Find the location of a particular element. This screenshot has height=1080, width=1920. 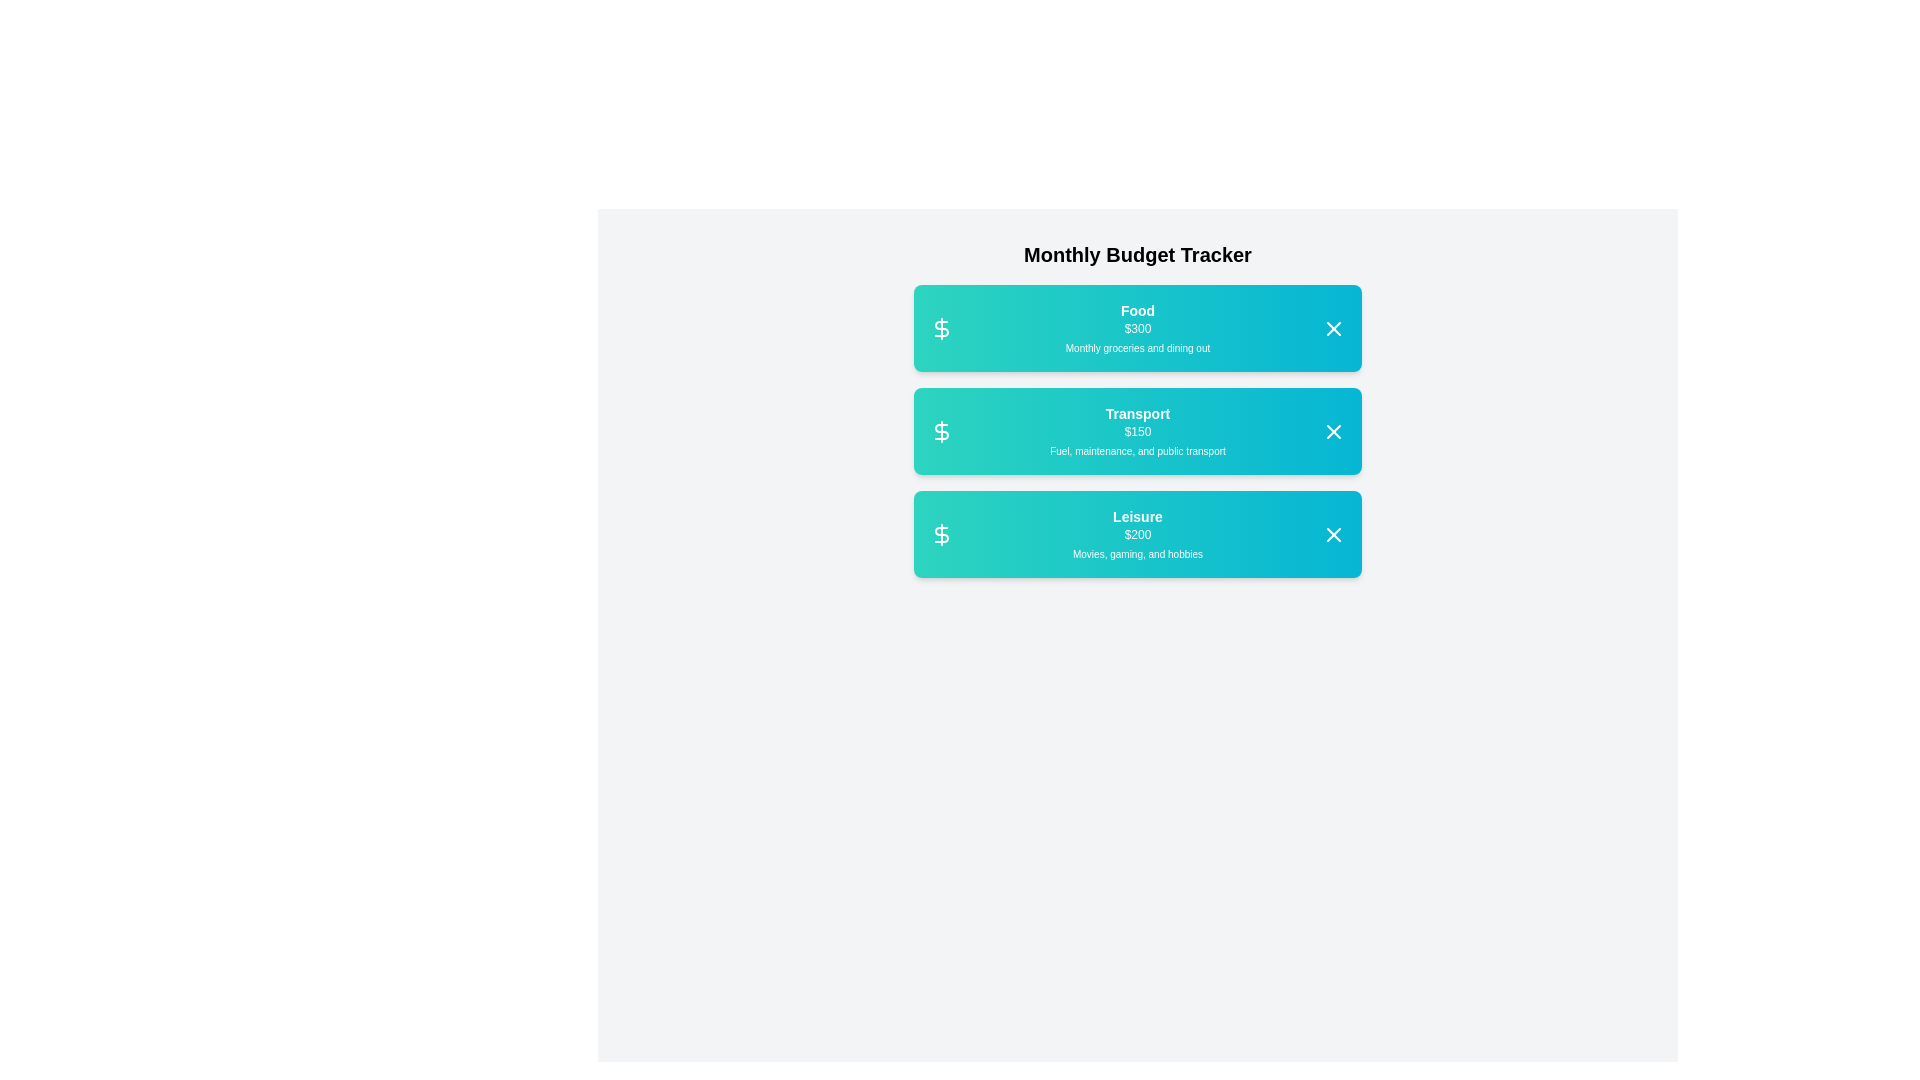

the dollar sign icon to highlight it for the category Transport is located at coordinates (940, 430).